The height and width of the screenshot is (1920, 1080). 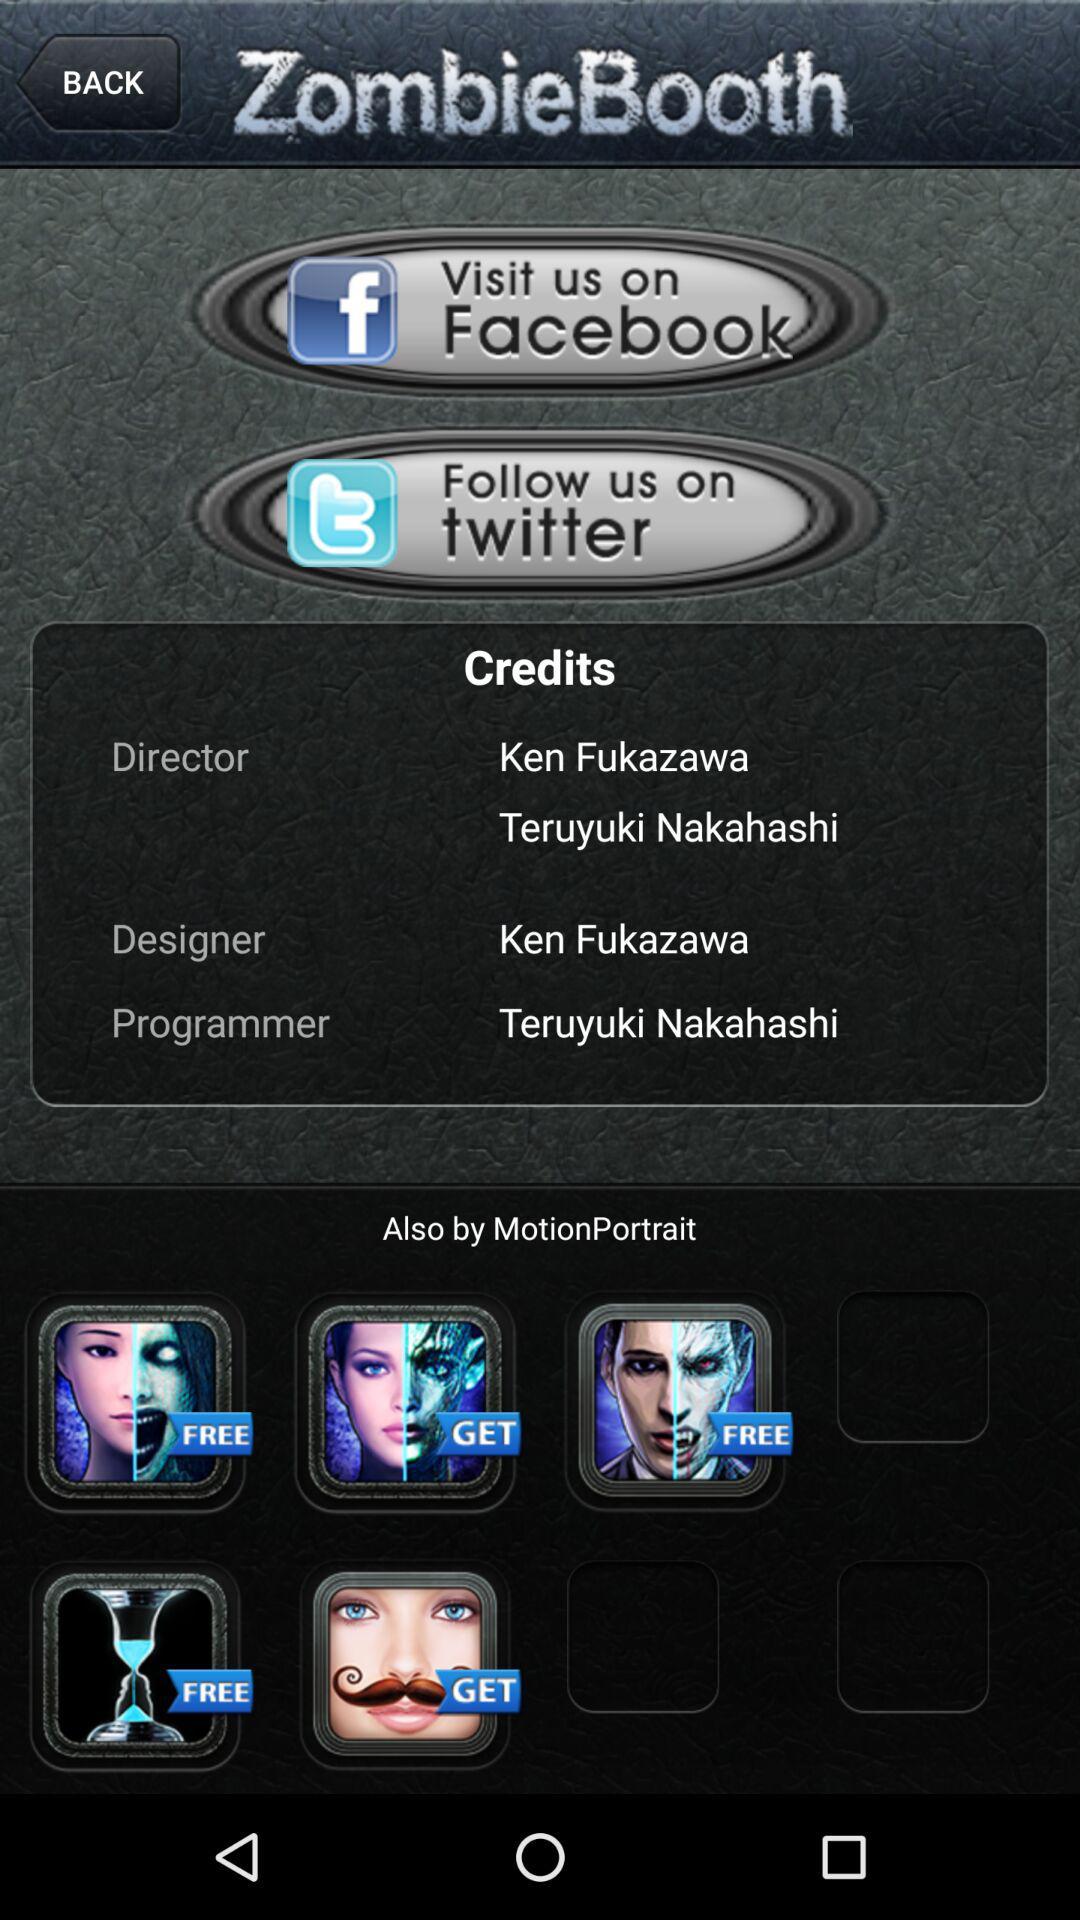 I want to click on choose avatar, so click(x=405, y=1400).